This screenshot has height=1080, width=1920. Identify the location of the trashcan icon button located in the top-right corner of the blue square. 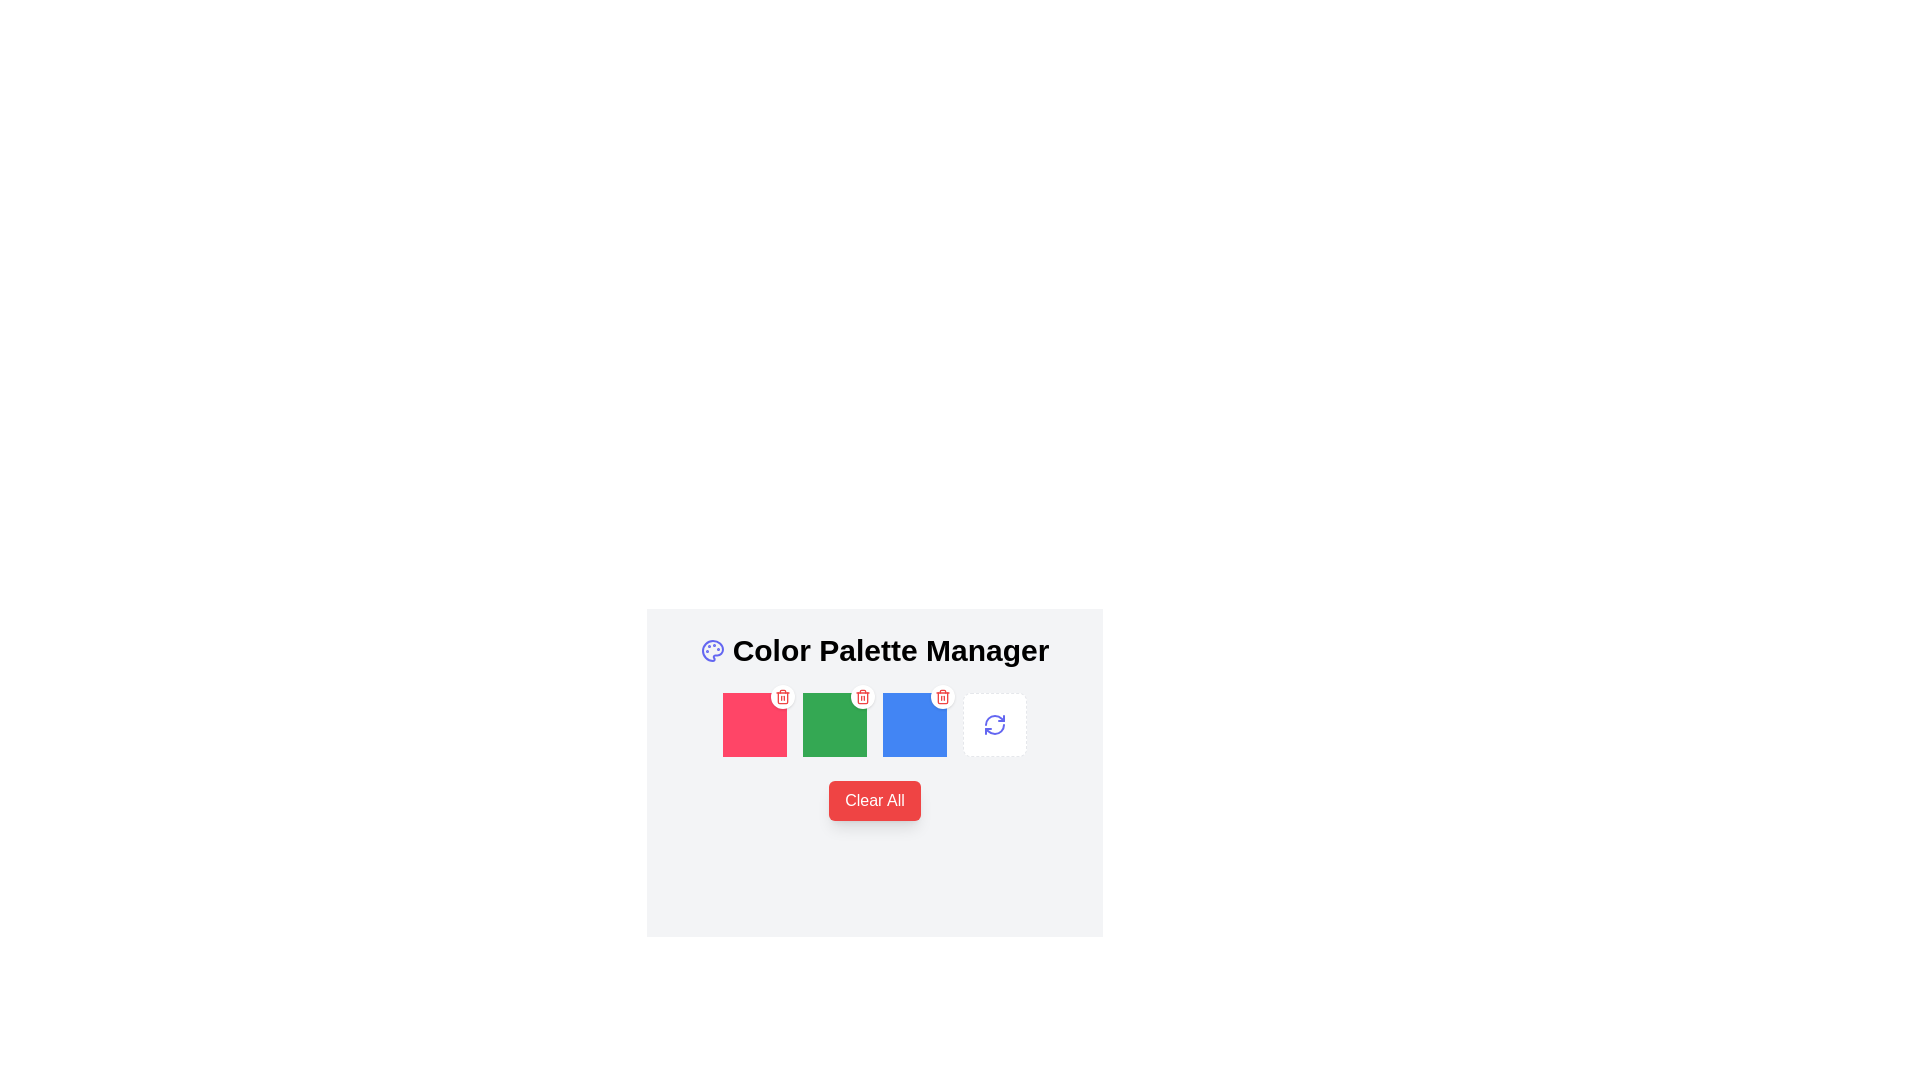
(941, 696).